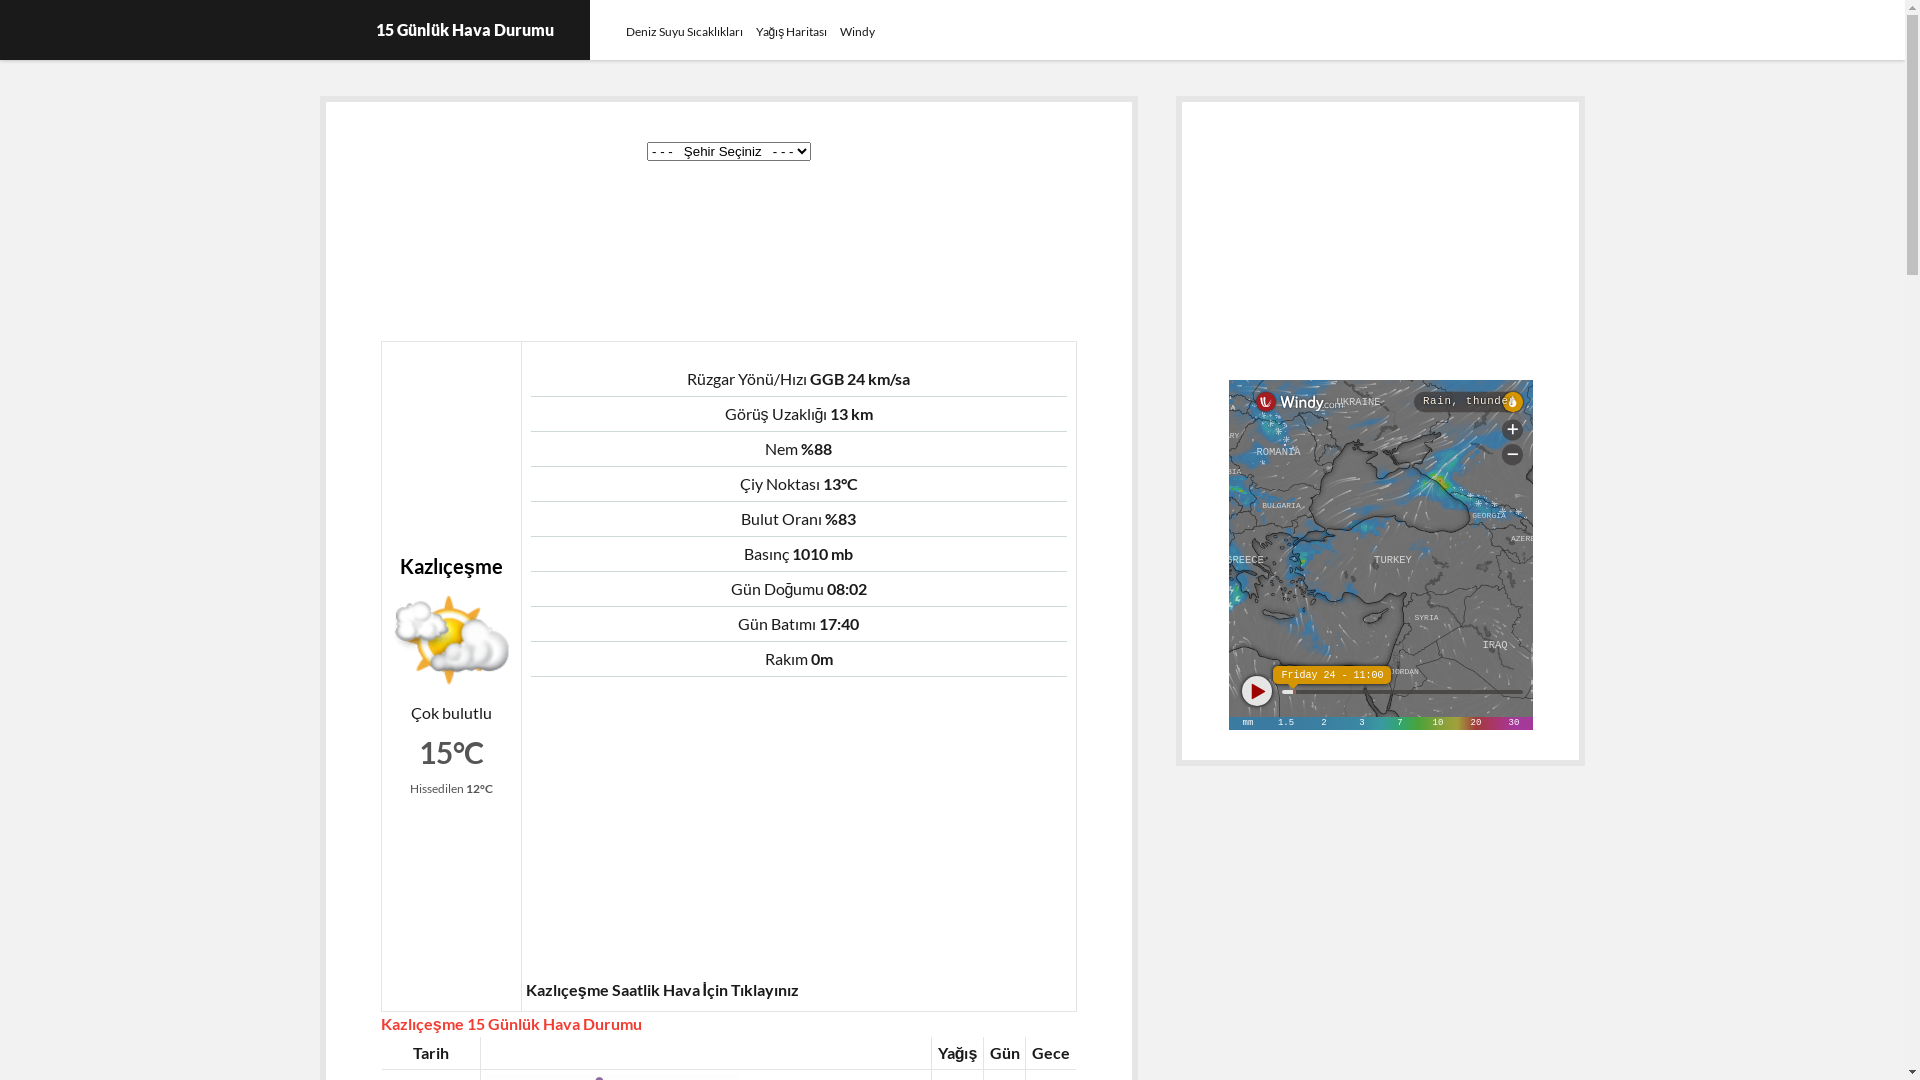 Image resolution: width=1920 pixels, height=1080 pixels. I want to click on 'Windy', so click(857, 31).